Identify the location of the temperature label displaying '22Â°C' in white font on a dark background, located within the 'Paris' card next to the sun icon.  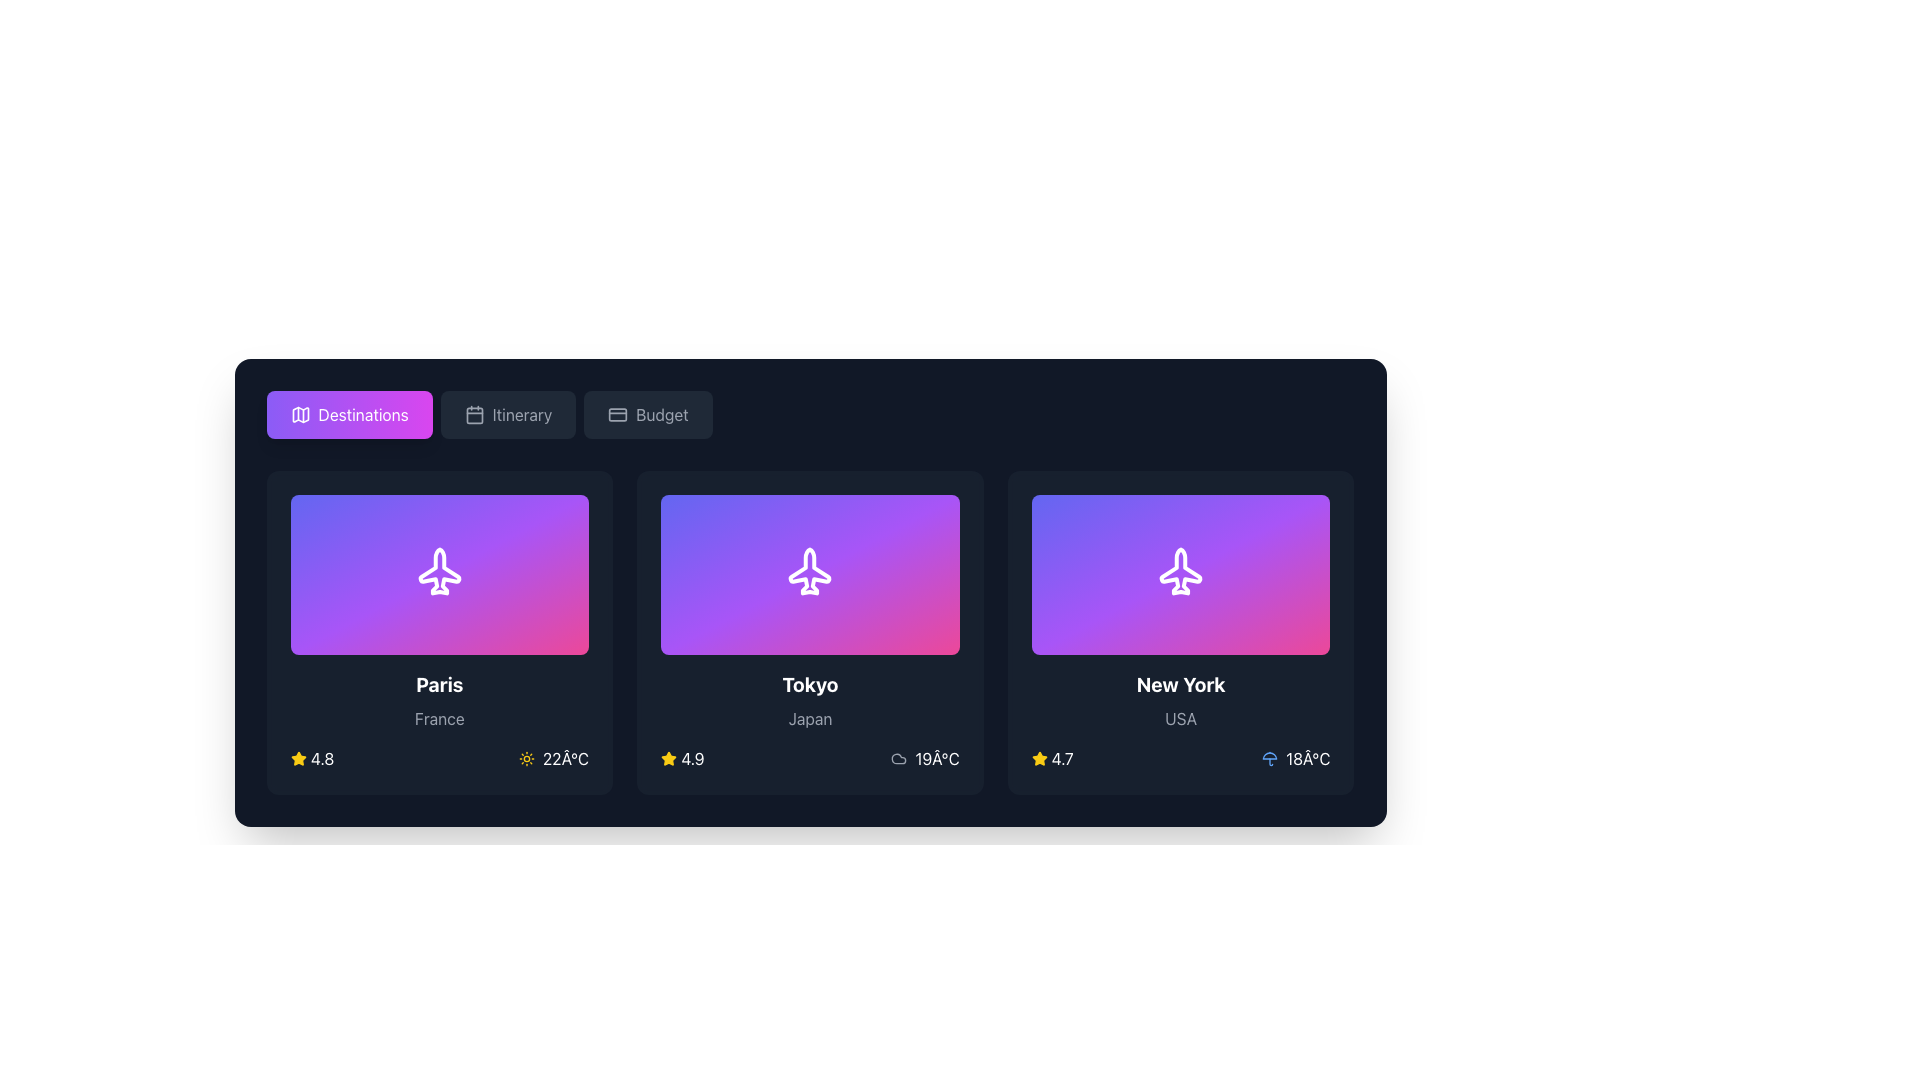
(565, 759).